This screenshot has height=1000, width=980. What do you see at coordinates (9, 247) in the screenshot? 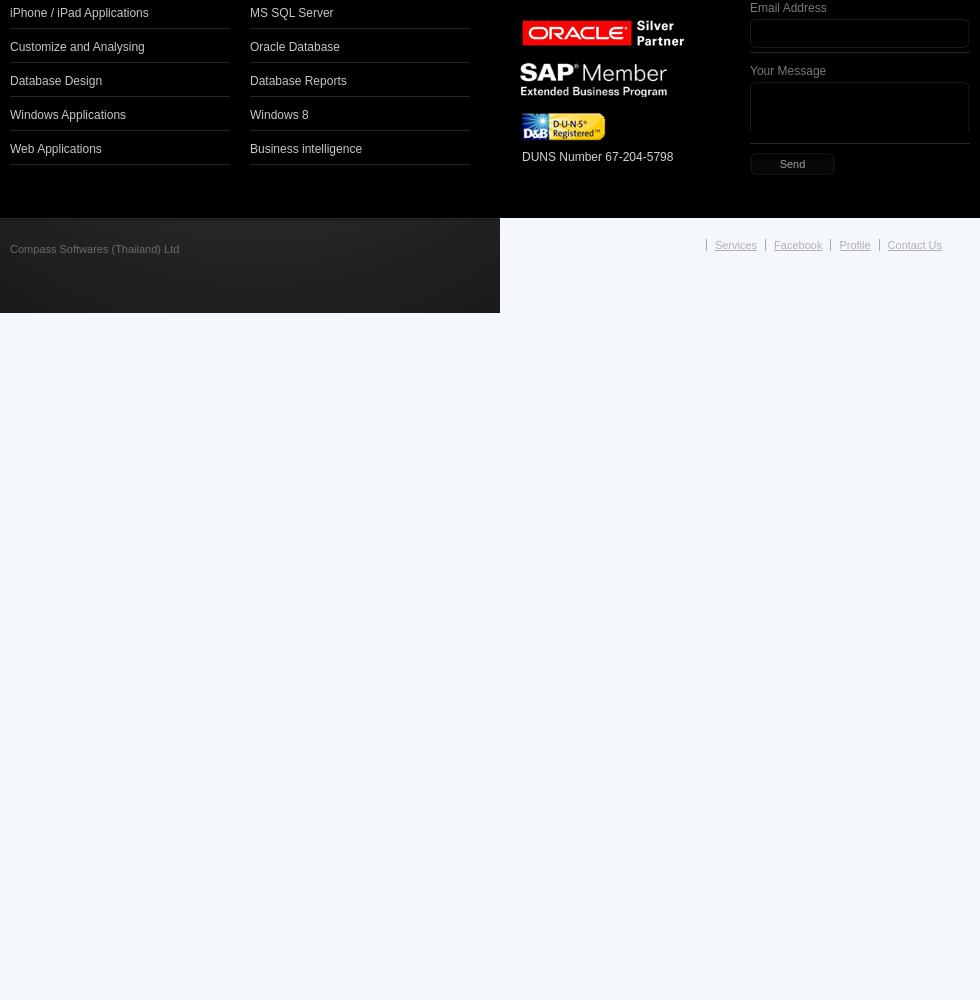
I see `'Compass Softwares (Thailand) Ltd'` at bounding box center [9, 247].